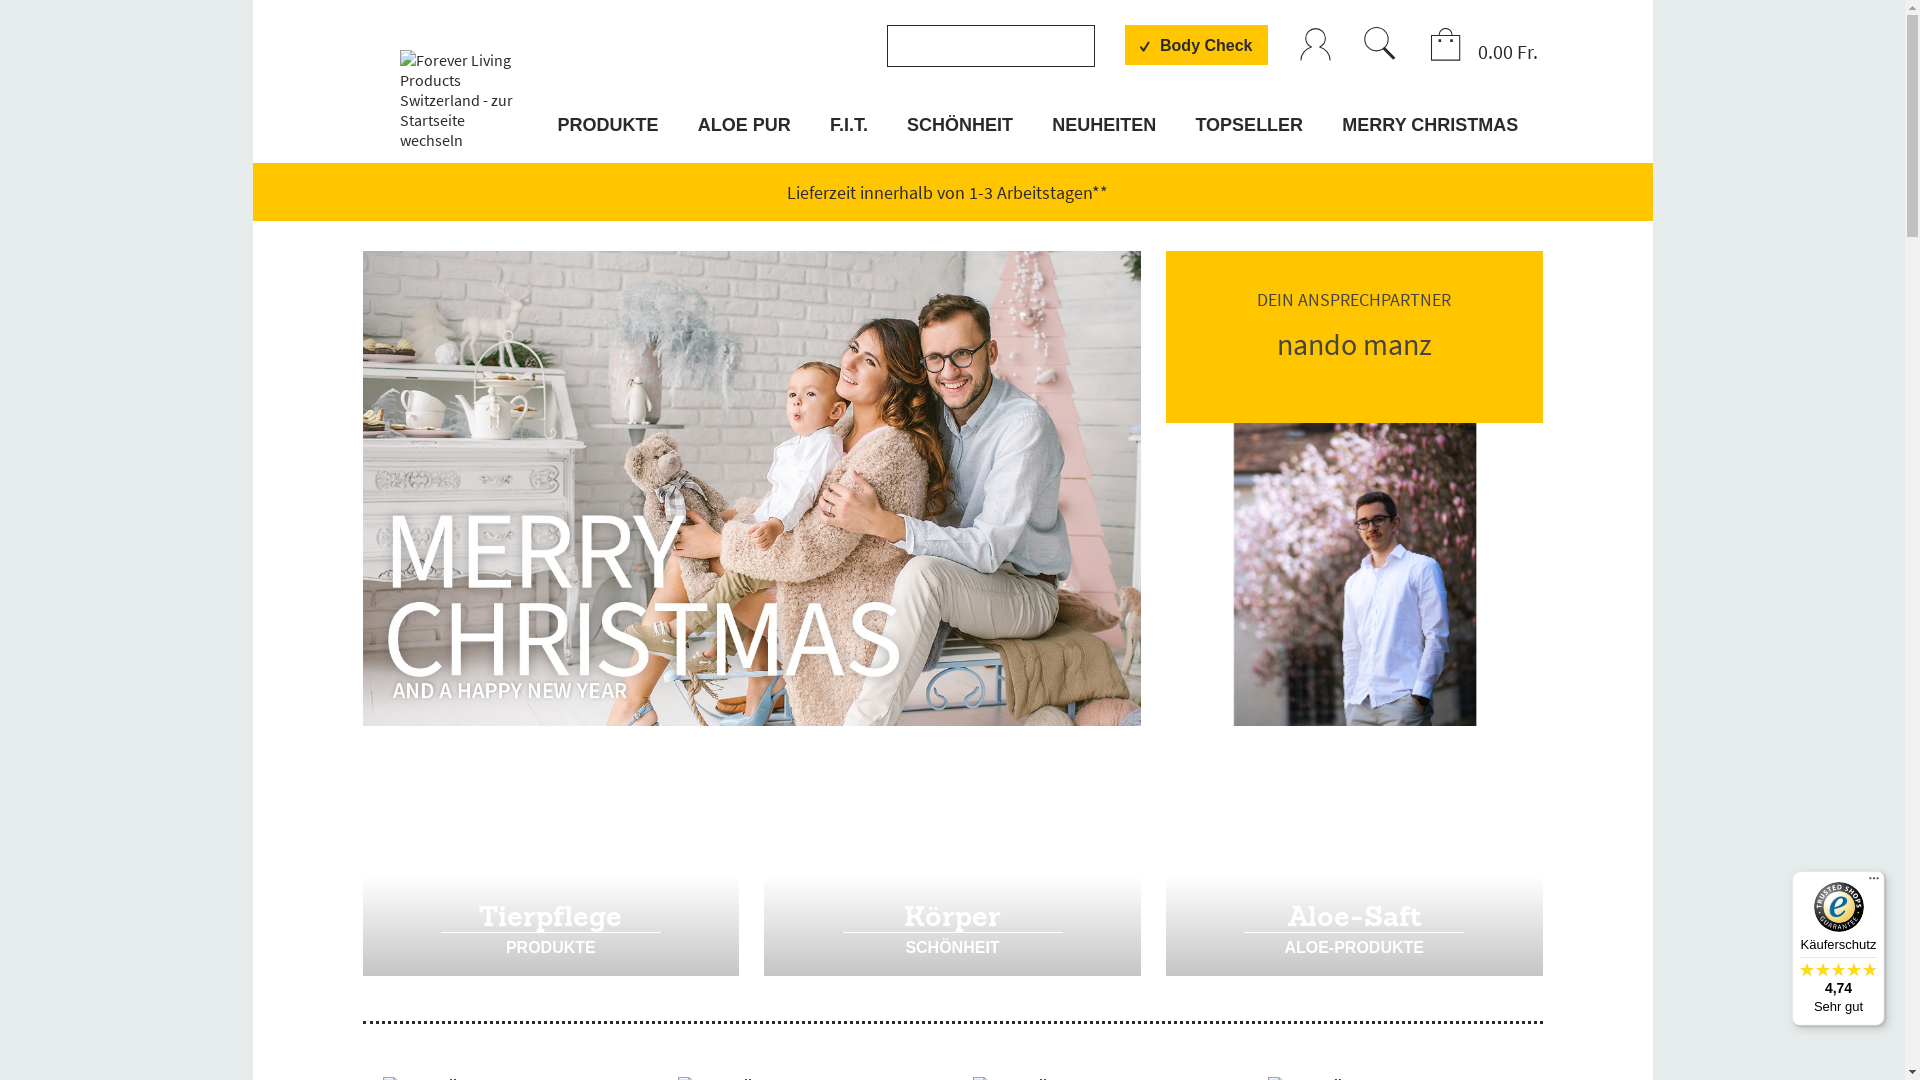  What do you see at coordinates (1426, 136) in the screenshot?
I see `'MERRY CHRISTMAS'` at bounding box center [1426, 136].